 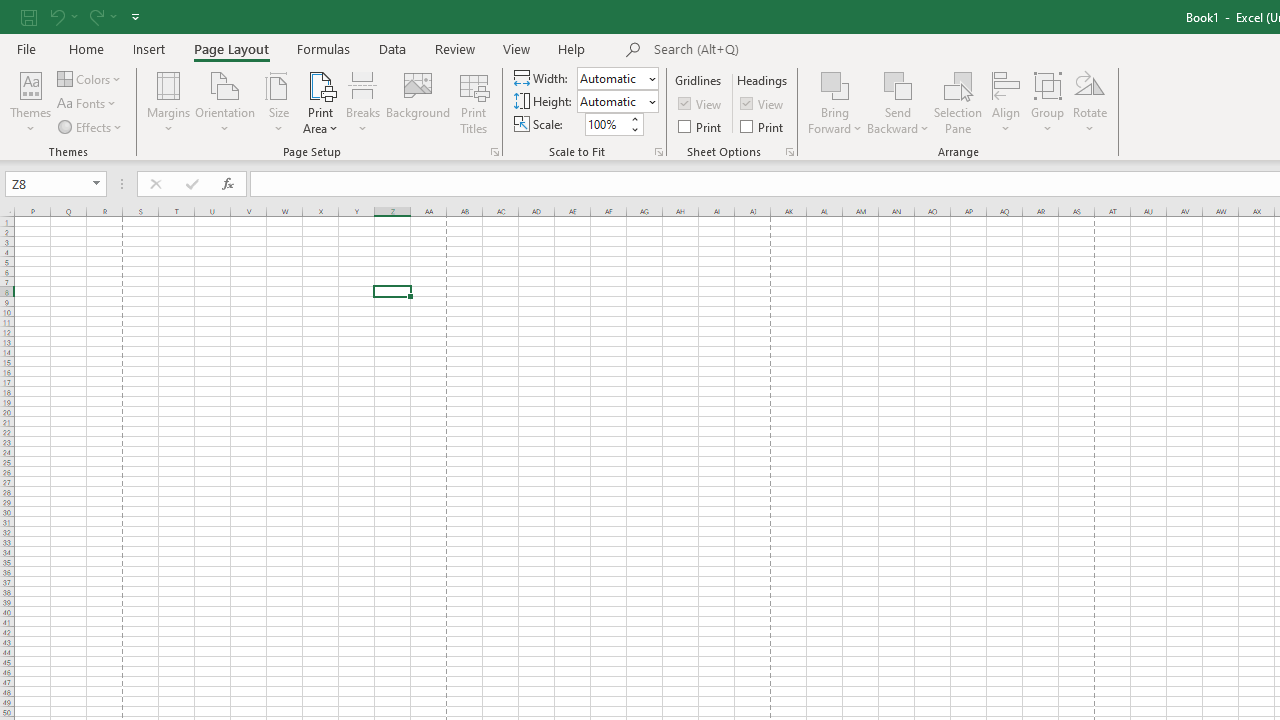 I want to click on 'Effects', so click(x=90, y=127).